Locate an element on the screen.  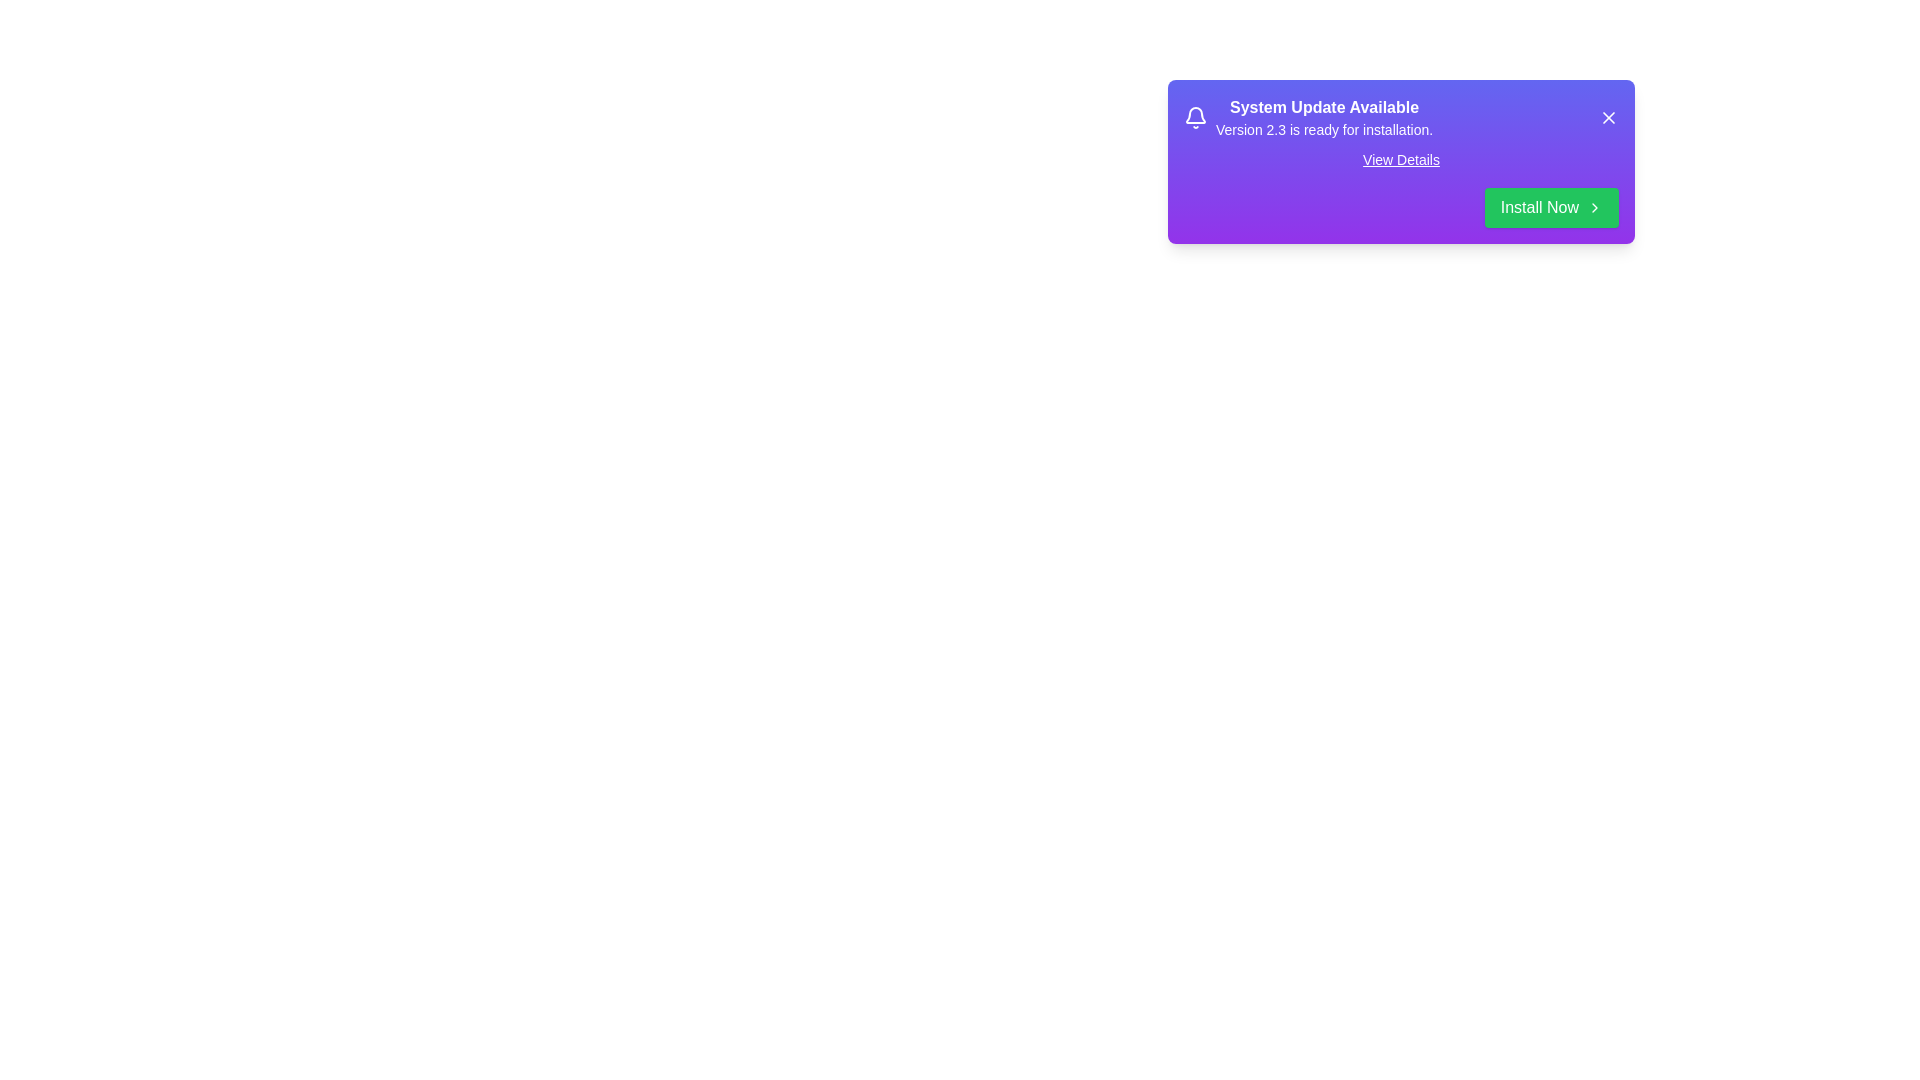
the bell icon to explore its functionality is located at coordinates (1195, 118).